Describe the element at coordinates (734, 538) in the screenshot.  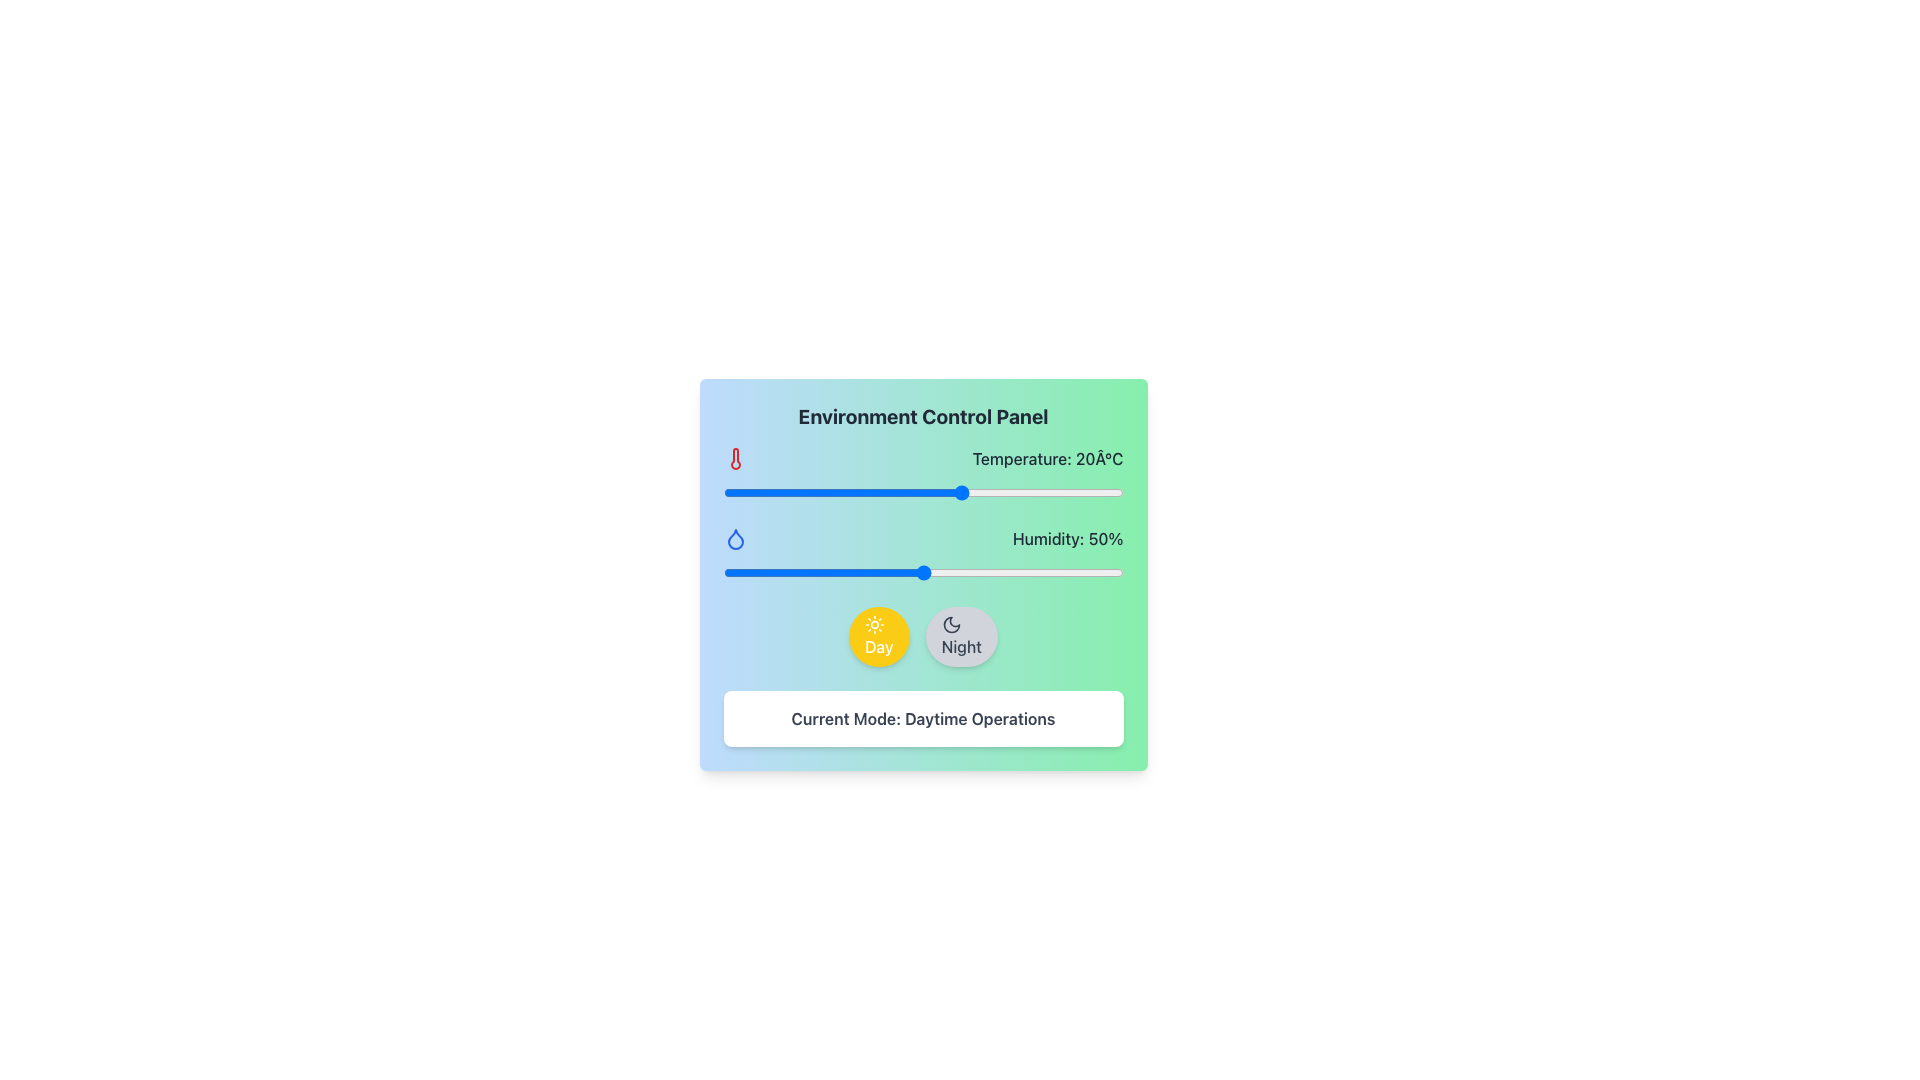
I see `the humidity icon located in the 'Environment Control Panel', adjacent to the text 'Humidity: 50%'` at that location.